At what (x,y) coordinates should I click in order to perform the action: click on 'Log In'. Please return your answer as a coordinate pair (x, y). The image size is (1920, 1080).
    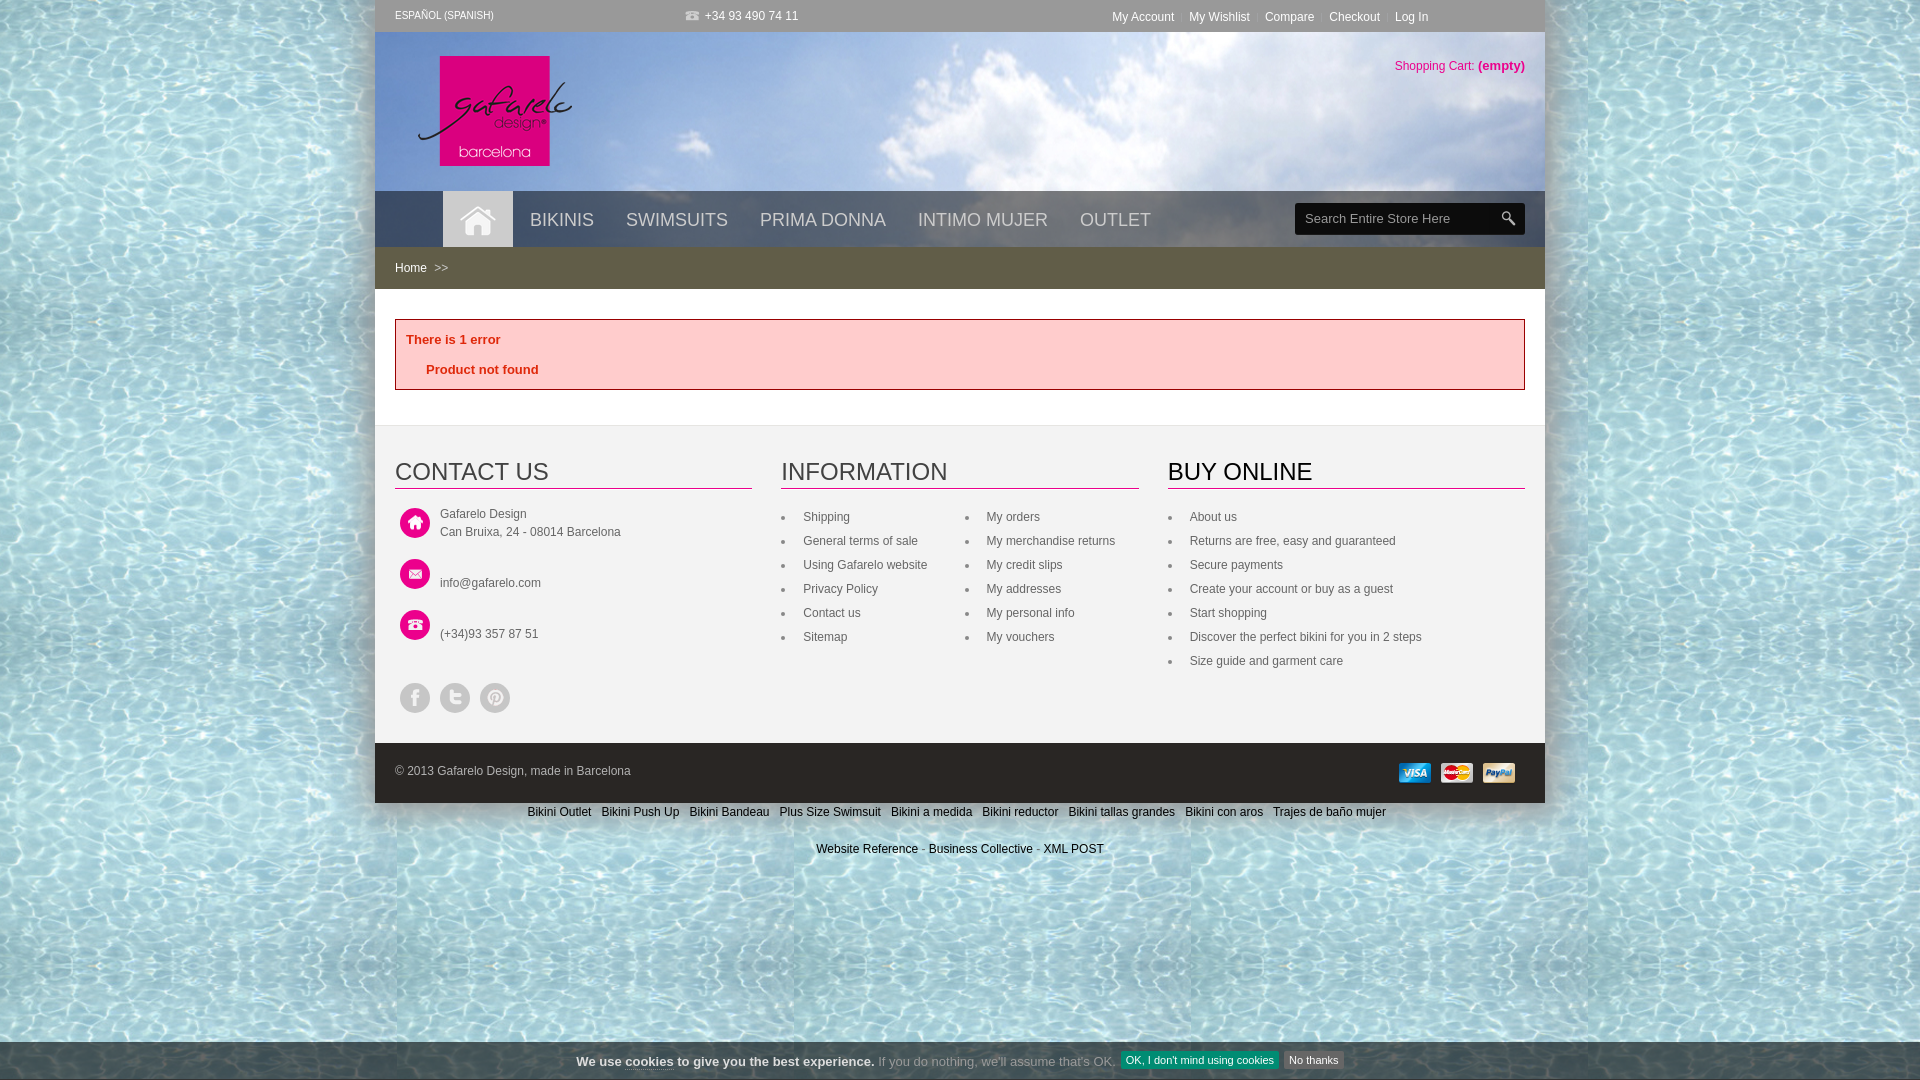
    Looking at the image, I should click on (1410, 16).